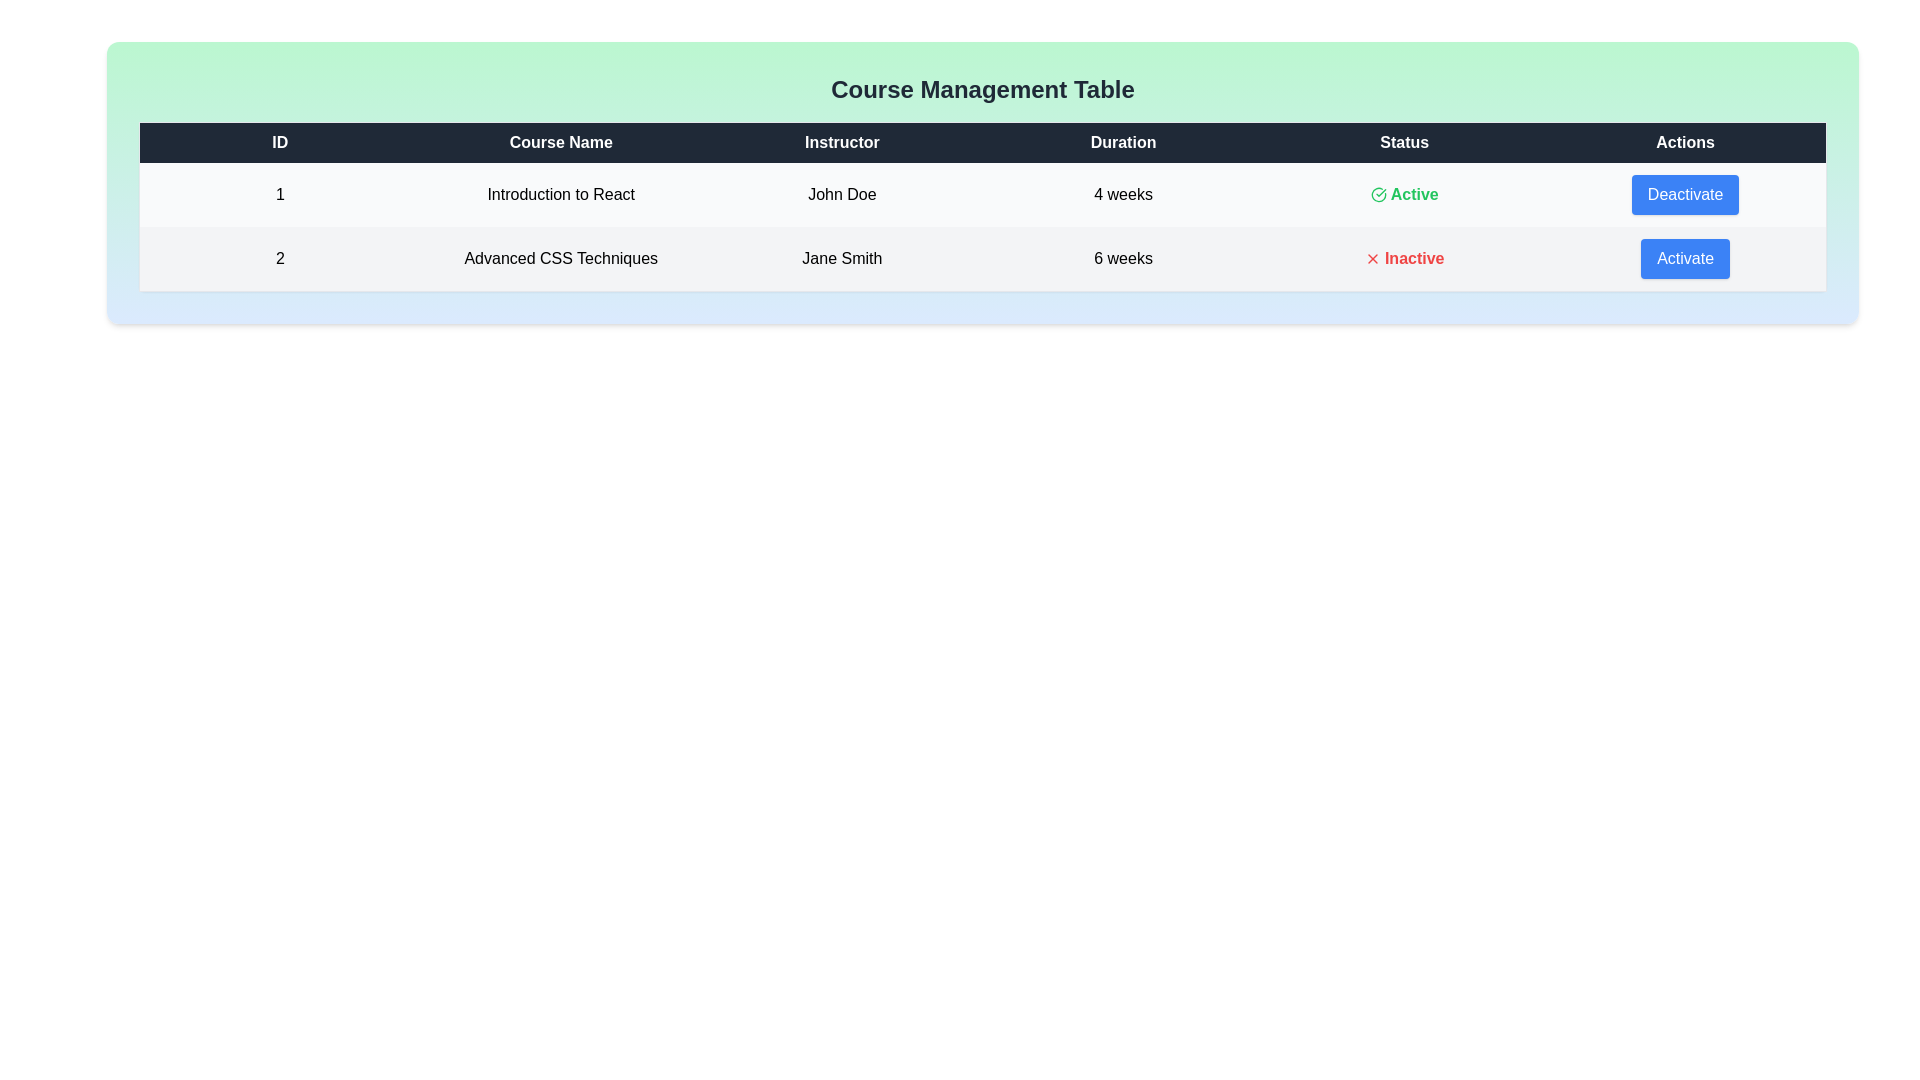  I want to click on the 'Activate' button, which is the last button in the 'Actions' column for the course 'Advanced CSS Techniques', so click(1684, 258).